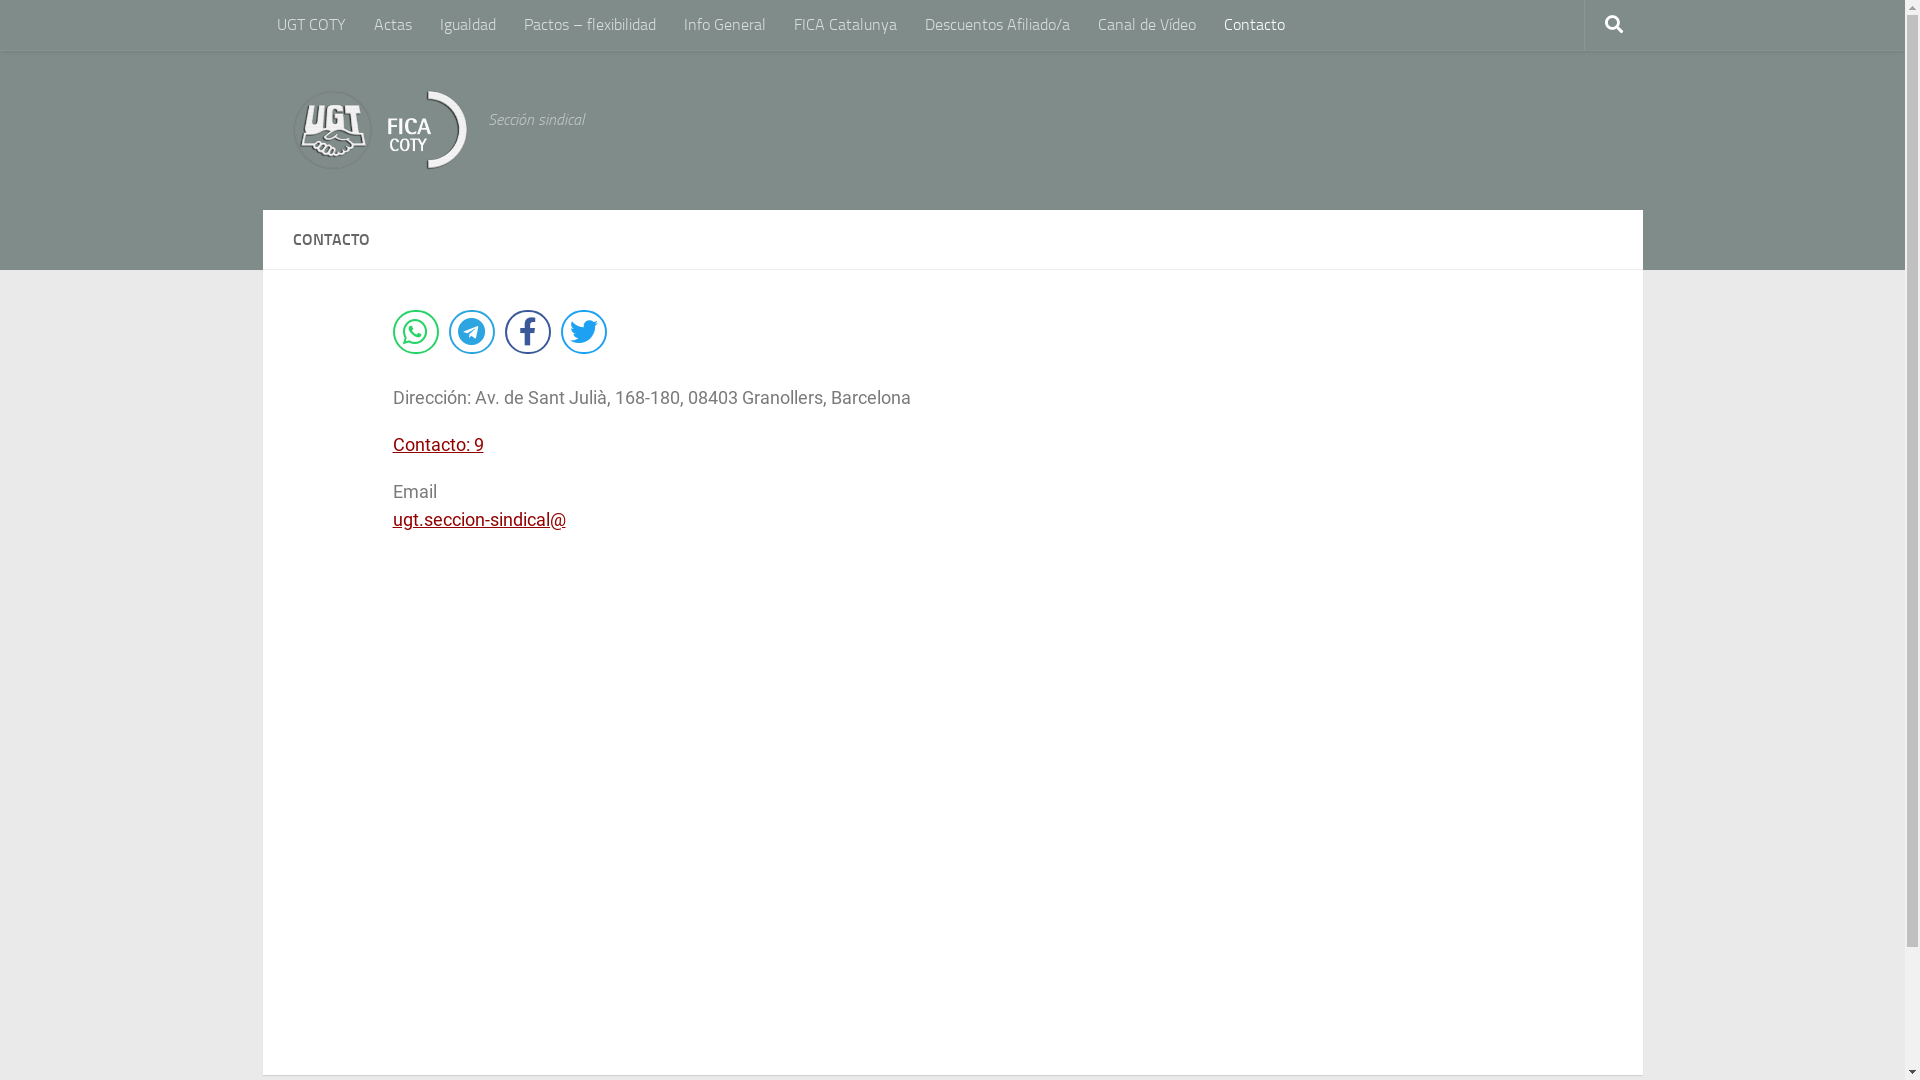  I want to click on 'Actas', so click(360, 24).